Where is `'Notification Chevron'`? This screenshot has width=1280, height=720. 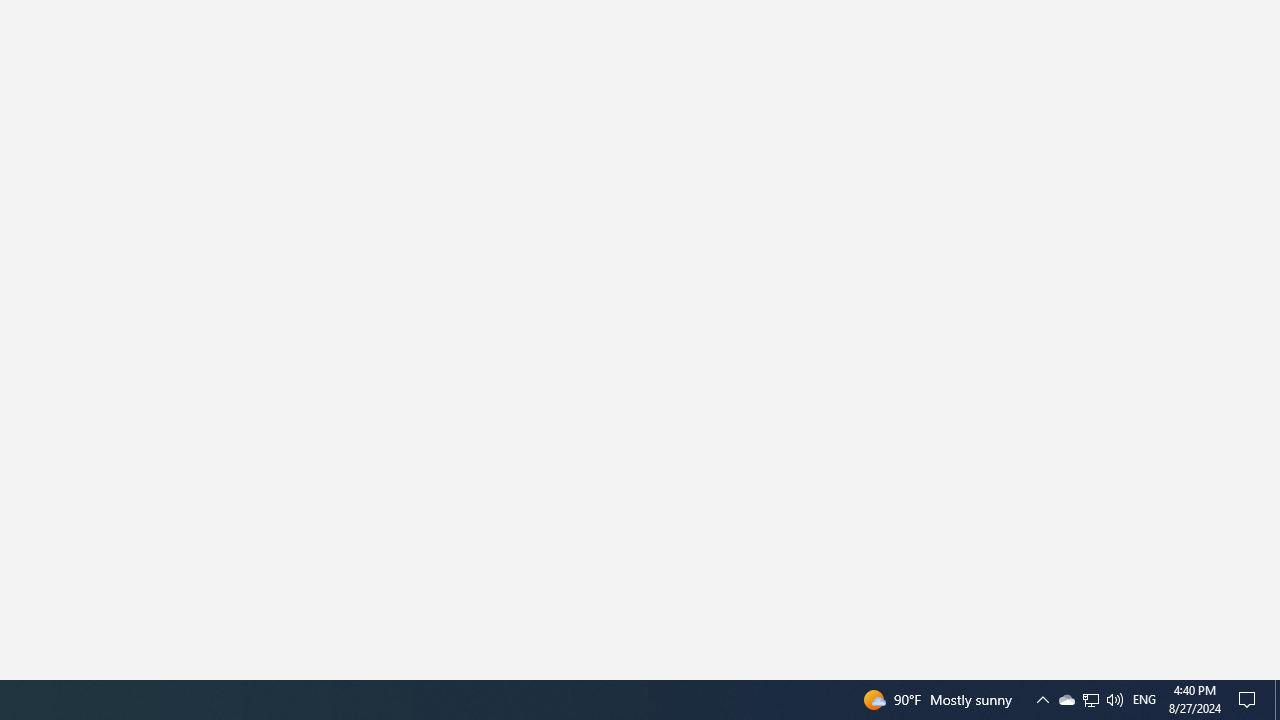
'Notification Chevron' is located at coordinates (1041, 698).